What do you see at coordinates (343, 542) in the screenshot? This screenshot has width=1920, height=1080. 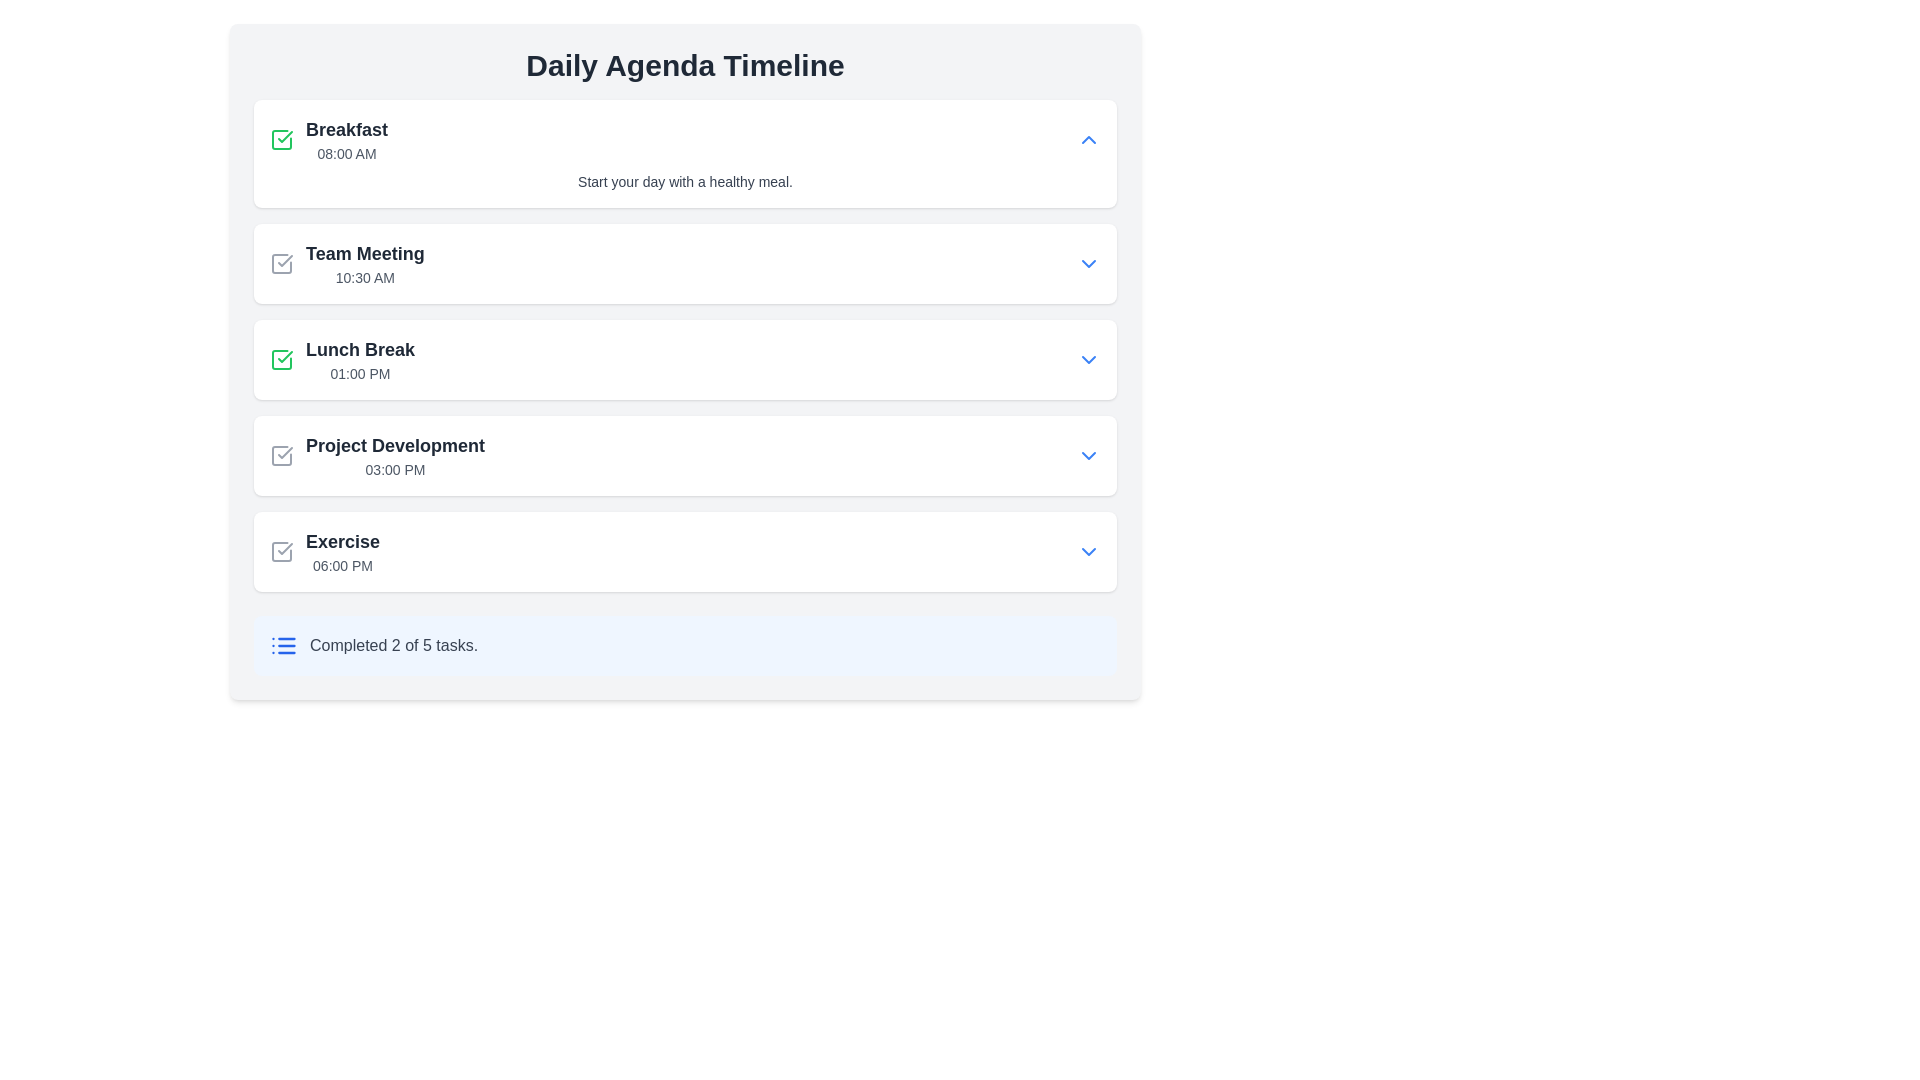 I see `bolded text element displaying 'Exercise' located at the bottom of the 'Daily Agenda Timeline' section titled '06:00 PM'` at bounding box center [343, 542].